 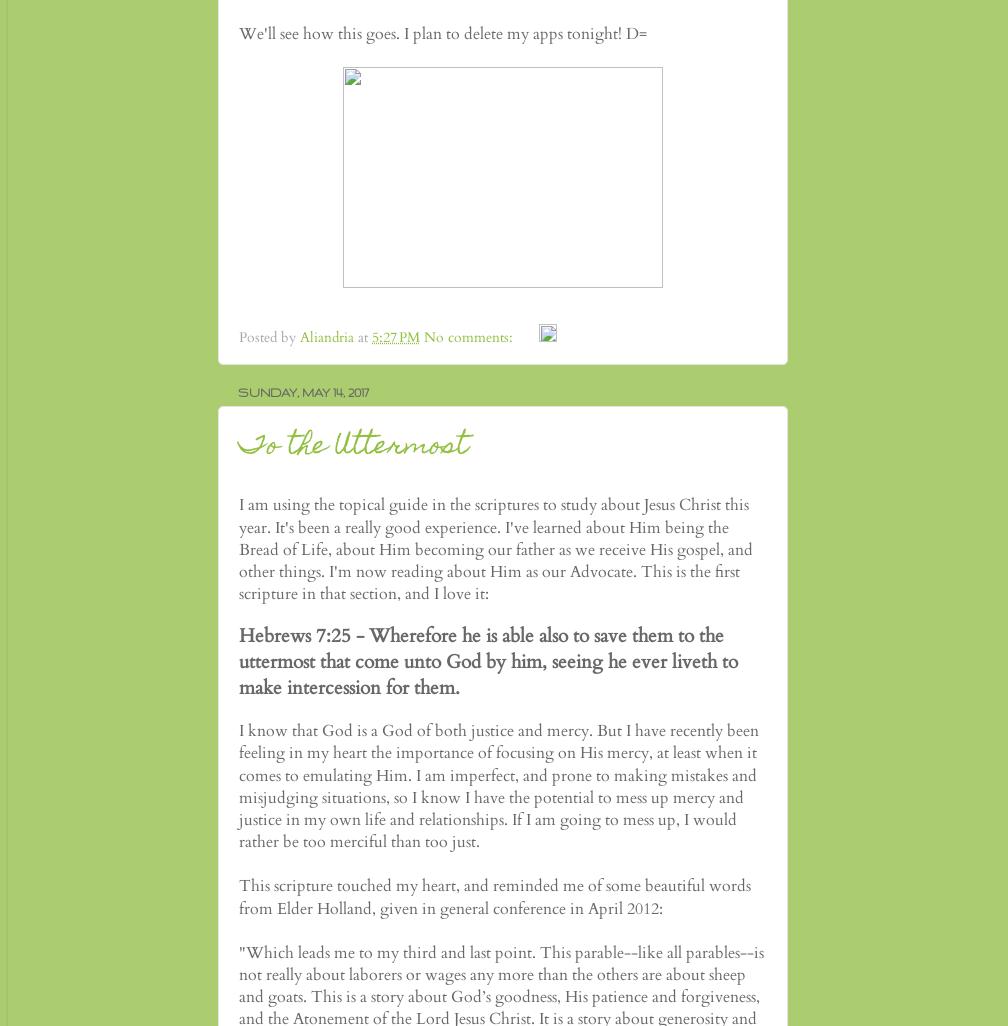 I want to click on 'at', so click(x=364, y=336).